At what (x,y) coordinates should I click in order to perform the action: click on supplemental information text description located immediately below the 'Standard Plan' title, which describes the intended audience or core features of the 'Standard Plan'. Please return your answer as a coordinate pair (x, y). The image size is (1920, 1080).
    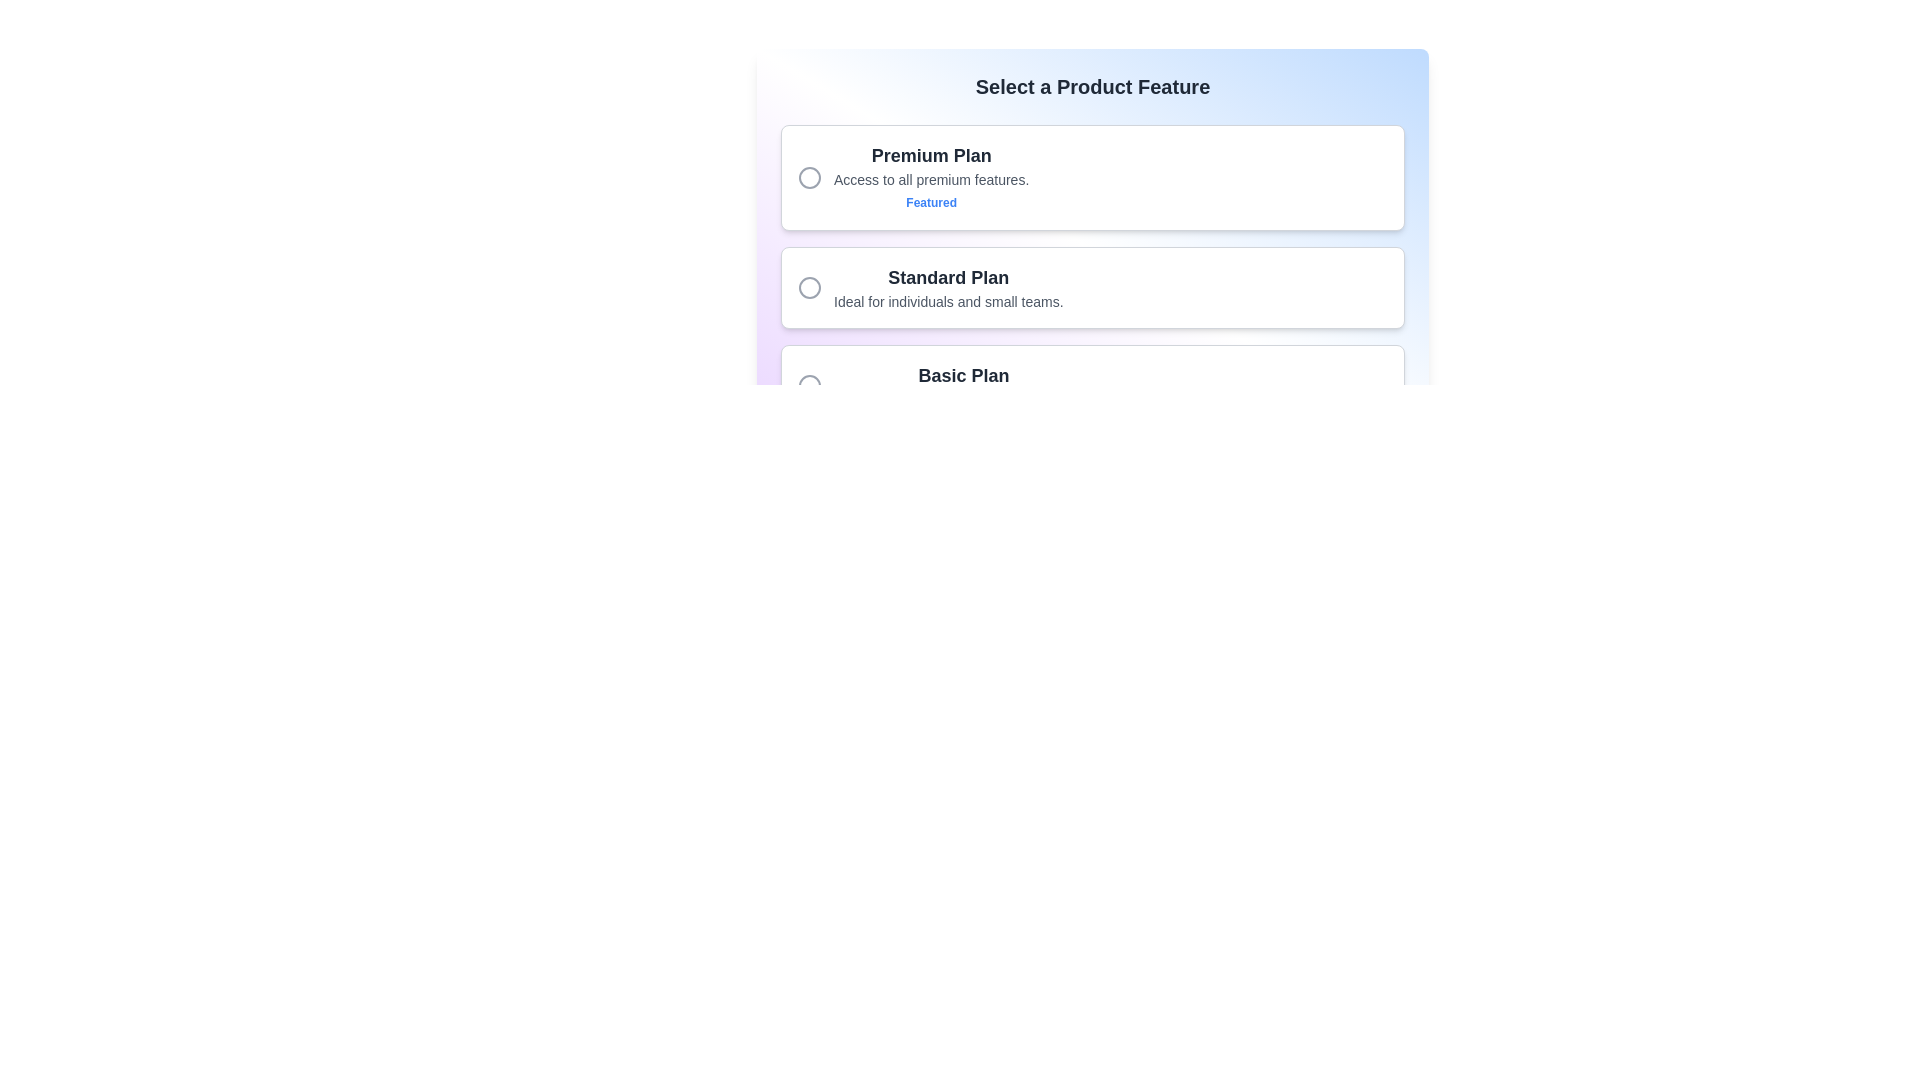
    Looking at the image, I should click on (947, 301).